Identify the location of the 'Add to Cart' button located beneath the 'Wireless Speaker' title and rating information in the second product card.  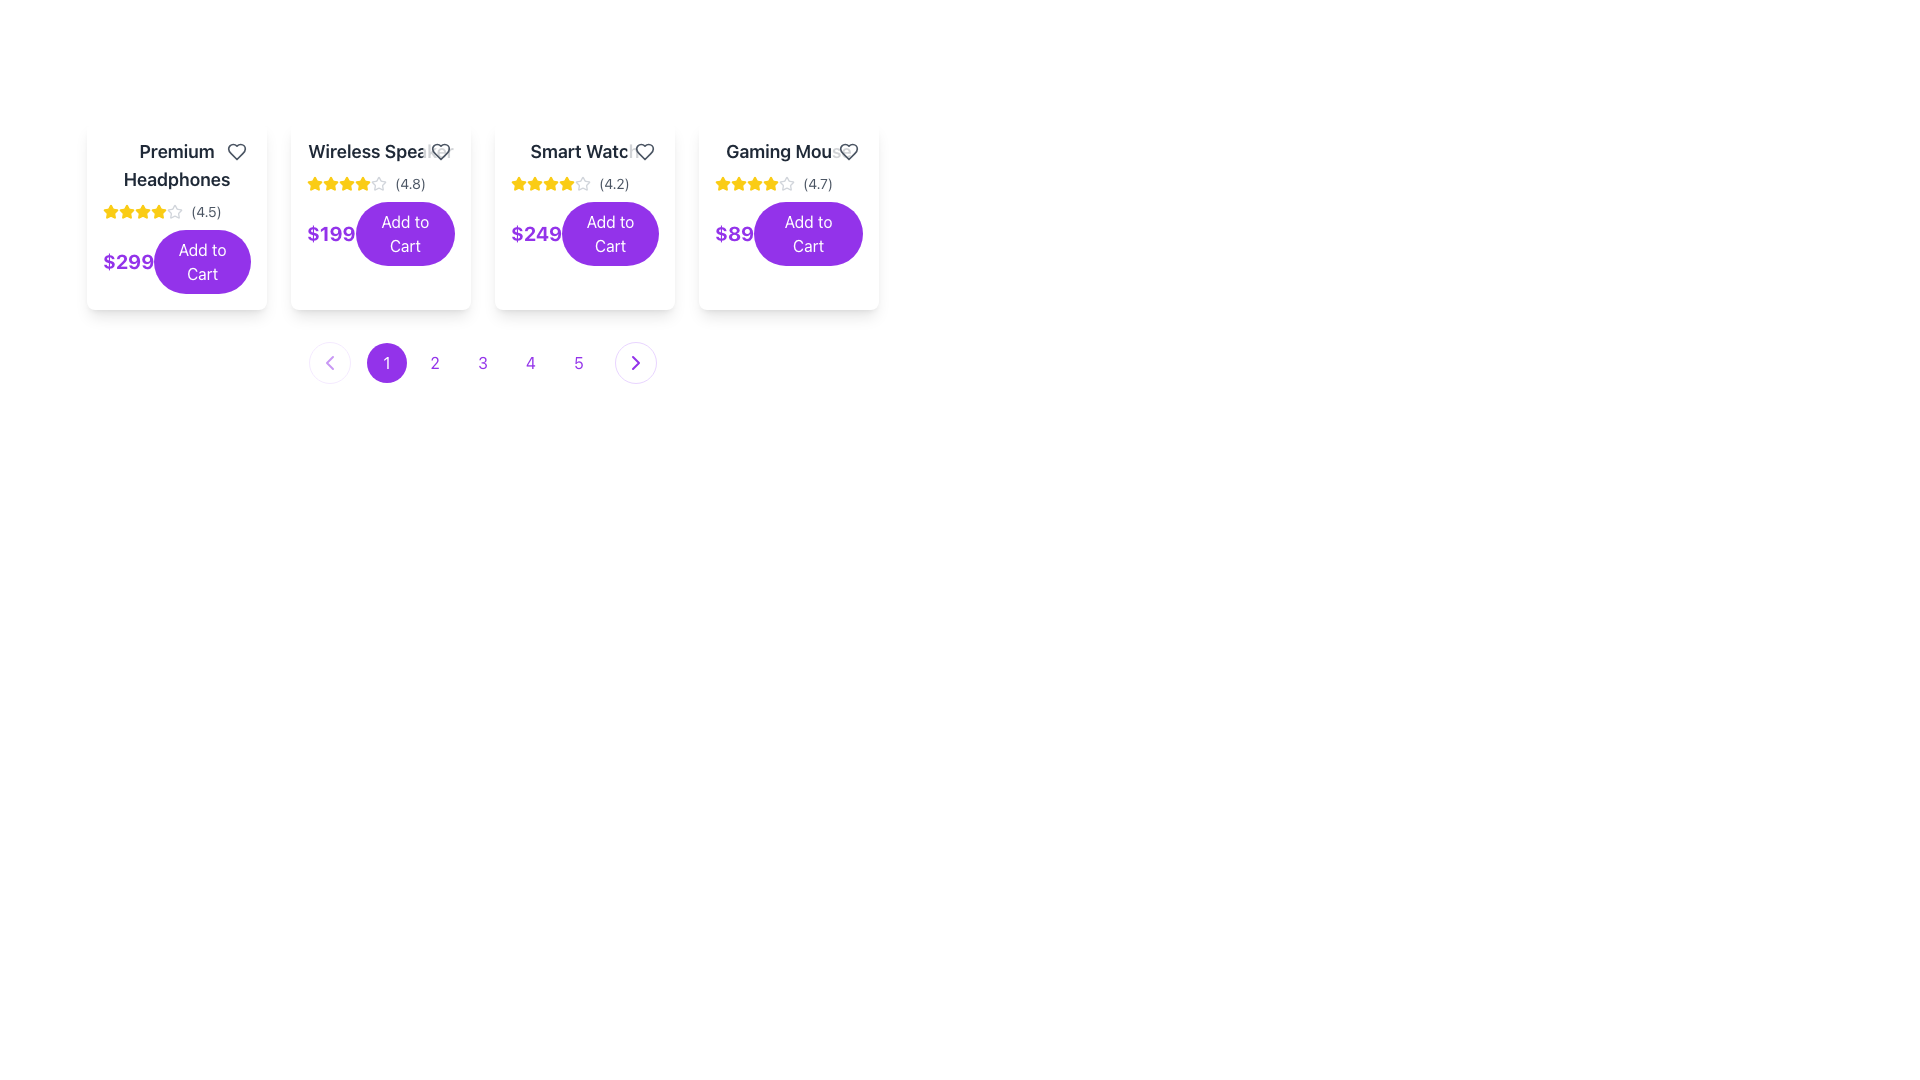
(380, 233).